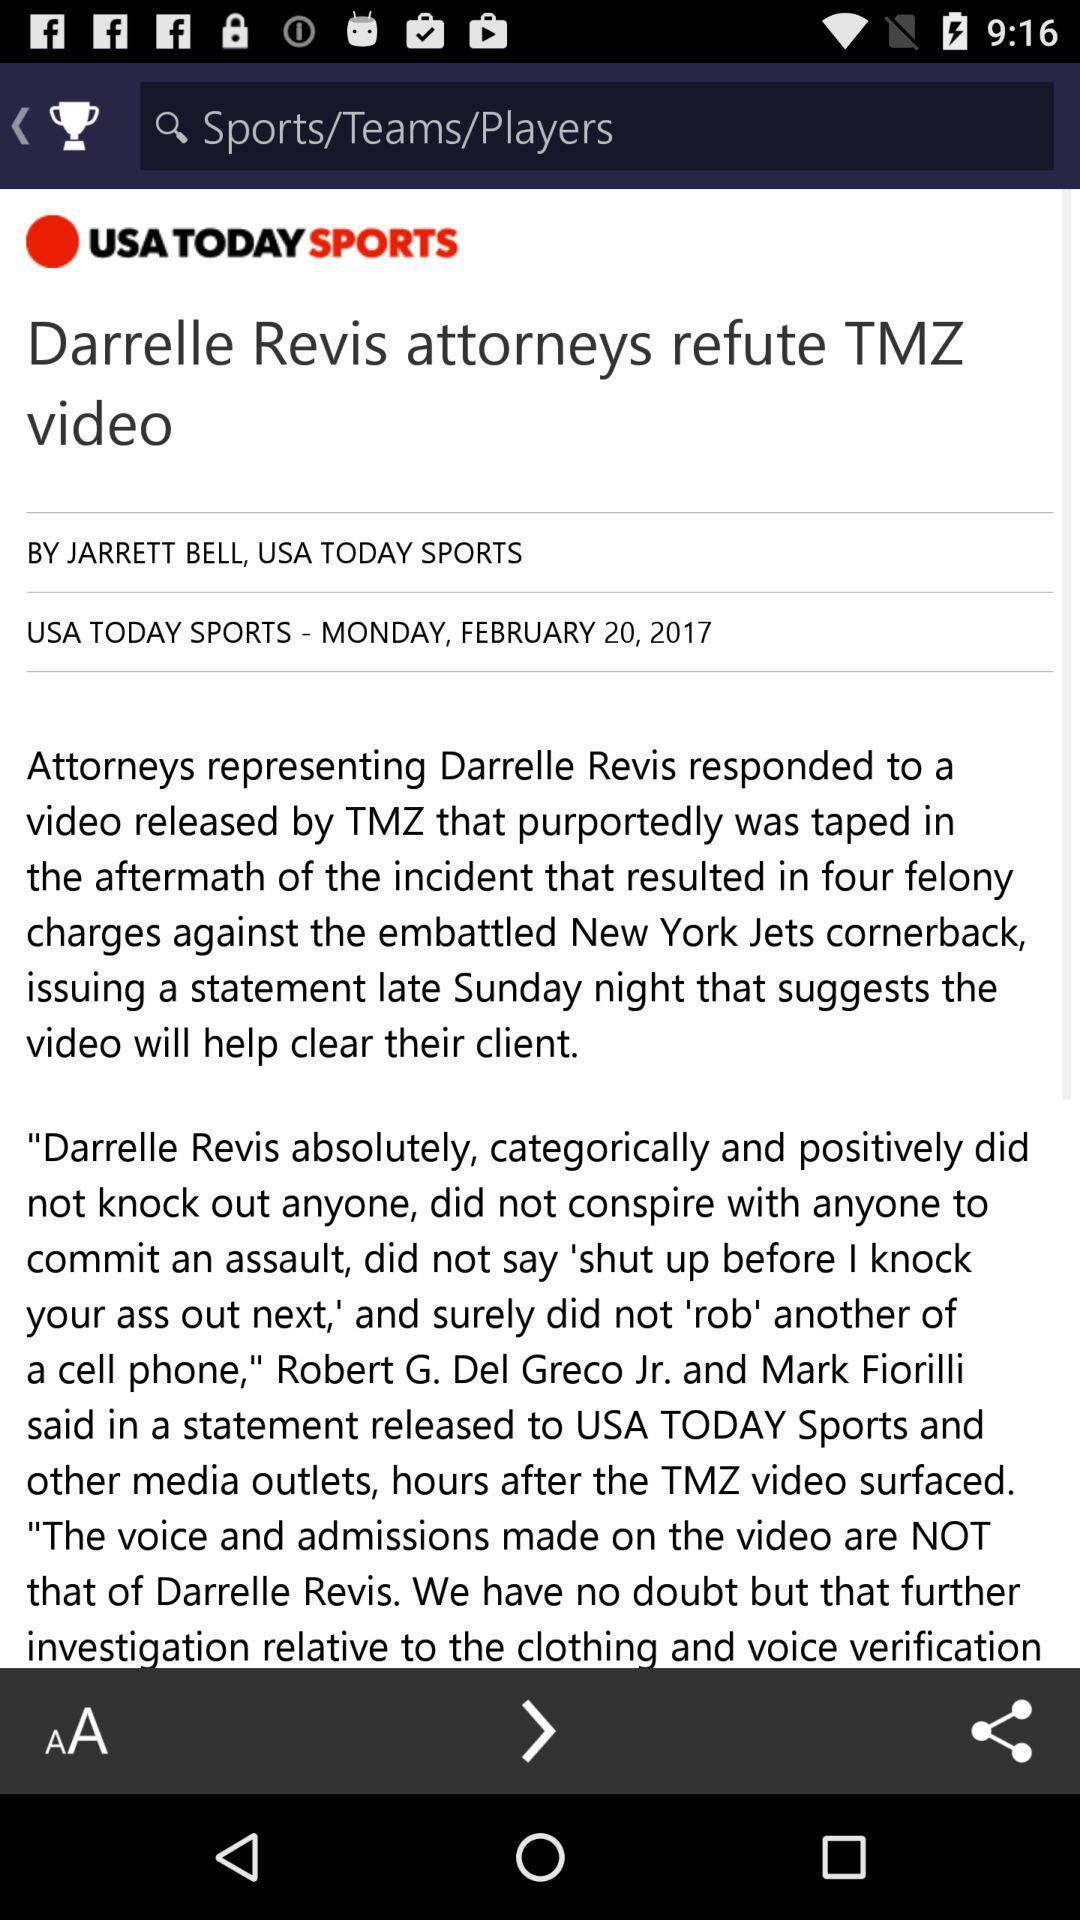 The image size is (1080, 1920). What do you see at coordinates (596, 124) in the screenshot?
I see `search input` at bounding box center [596, 124].